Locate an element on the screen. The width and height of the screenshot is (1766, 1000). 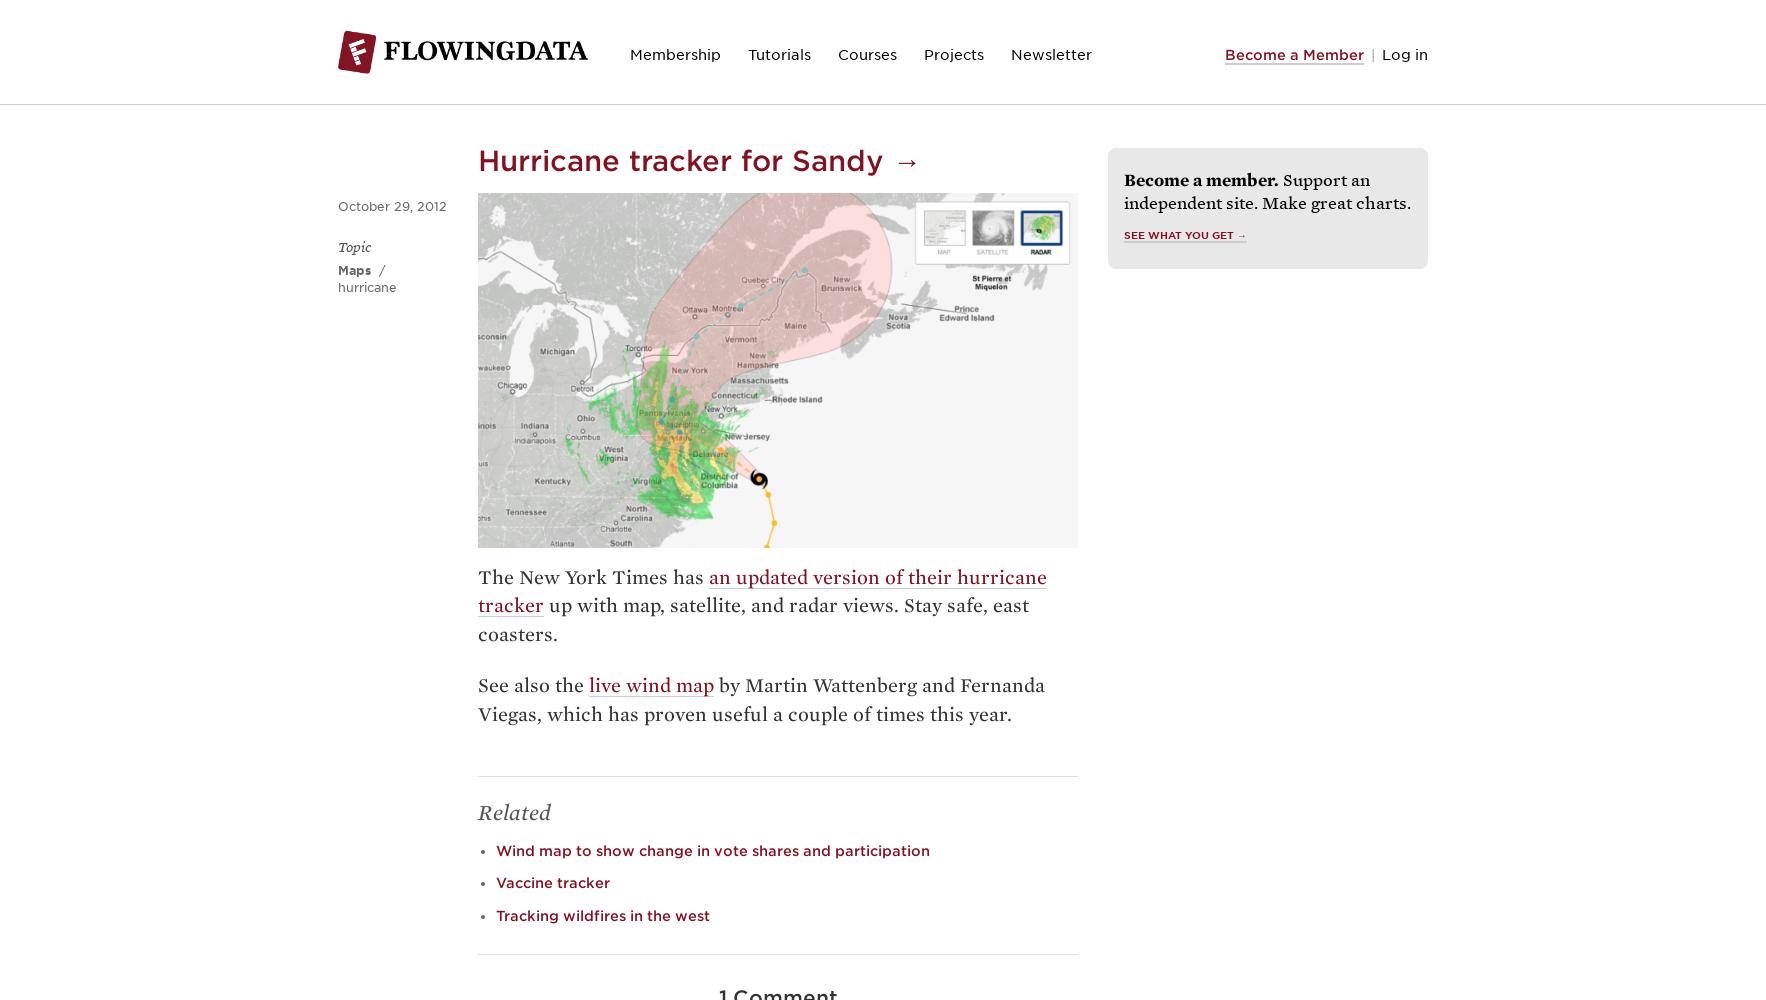
'/' is located at coordinates (379, 270).